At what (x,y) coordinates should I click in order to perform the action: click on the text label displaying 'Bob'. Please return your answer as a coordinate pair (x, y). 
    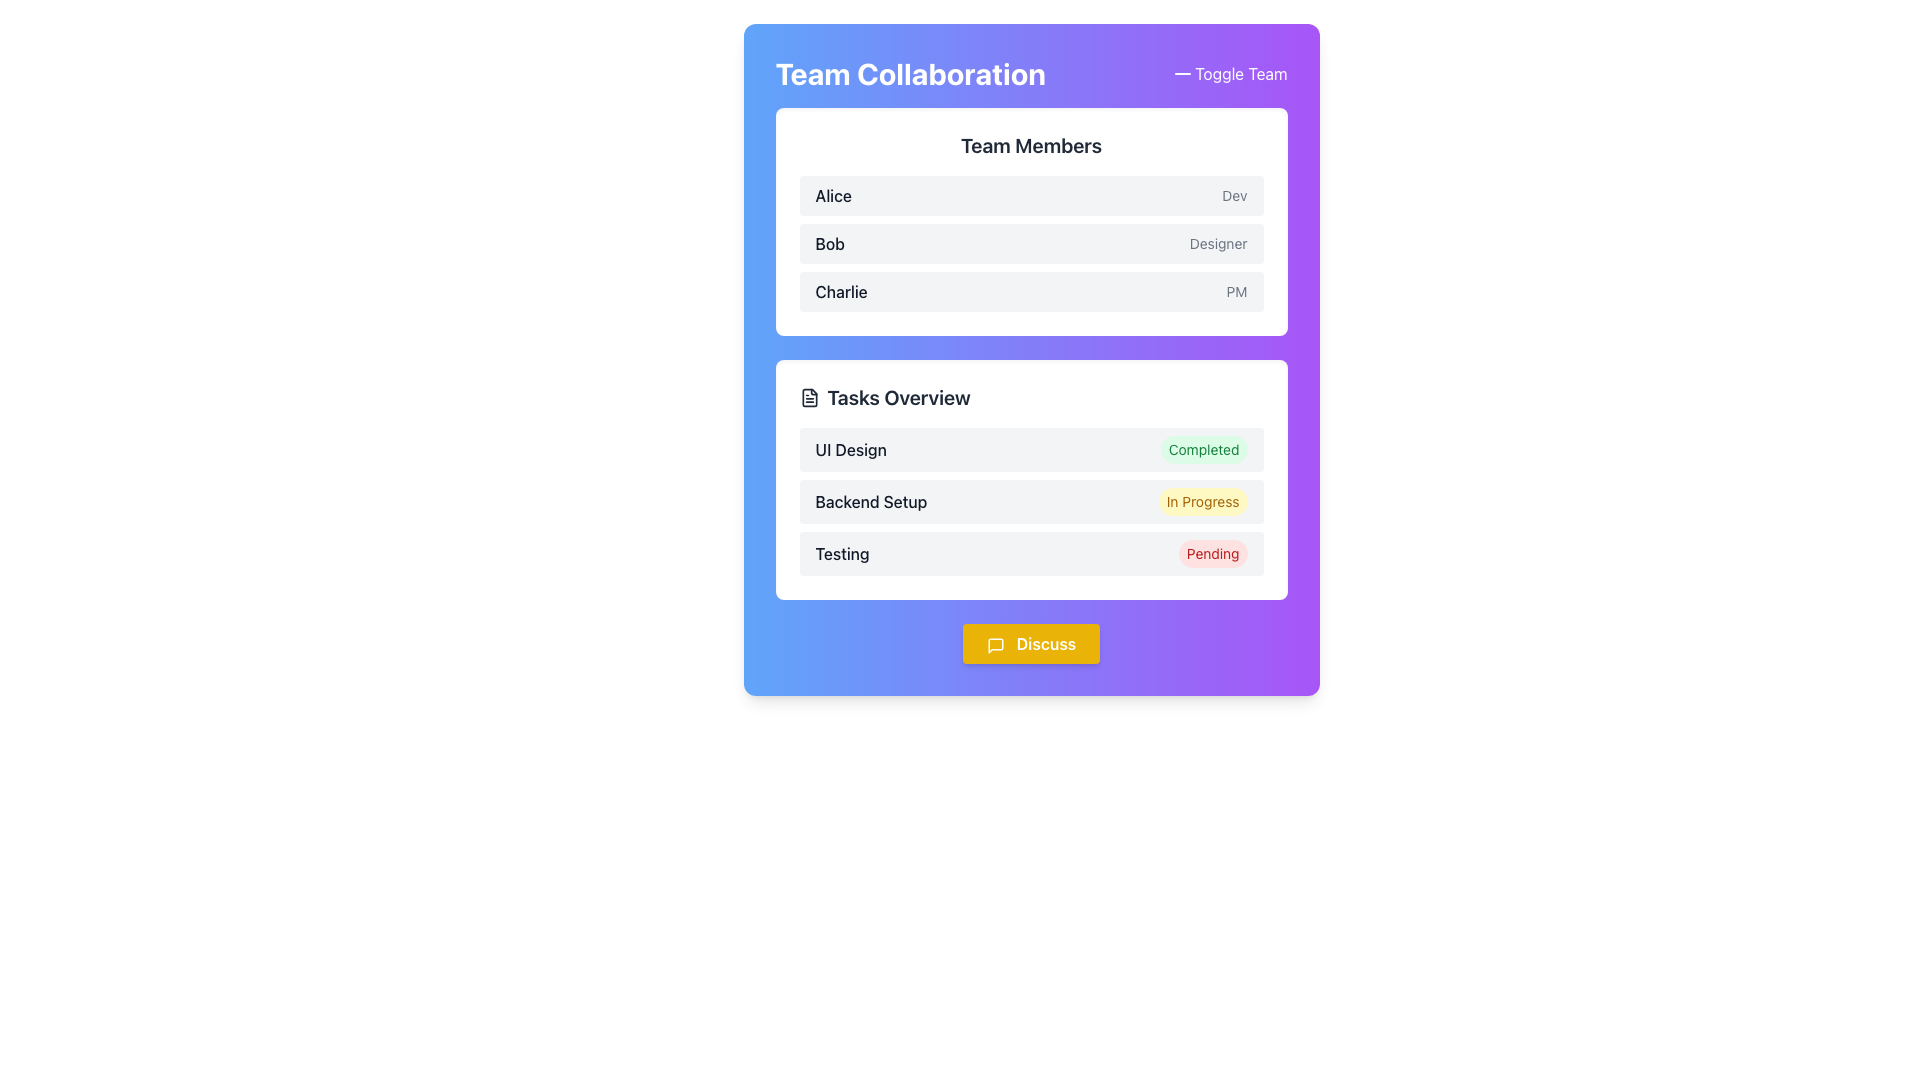
    Looking at the image, I should click on (830, 242).